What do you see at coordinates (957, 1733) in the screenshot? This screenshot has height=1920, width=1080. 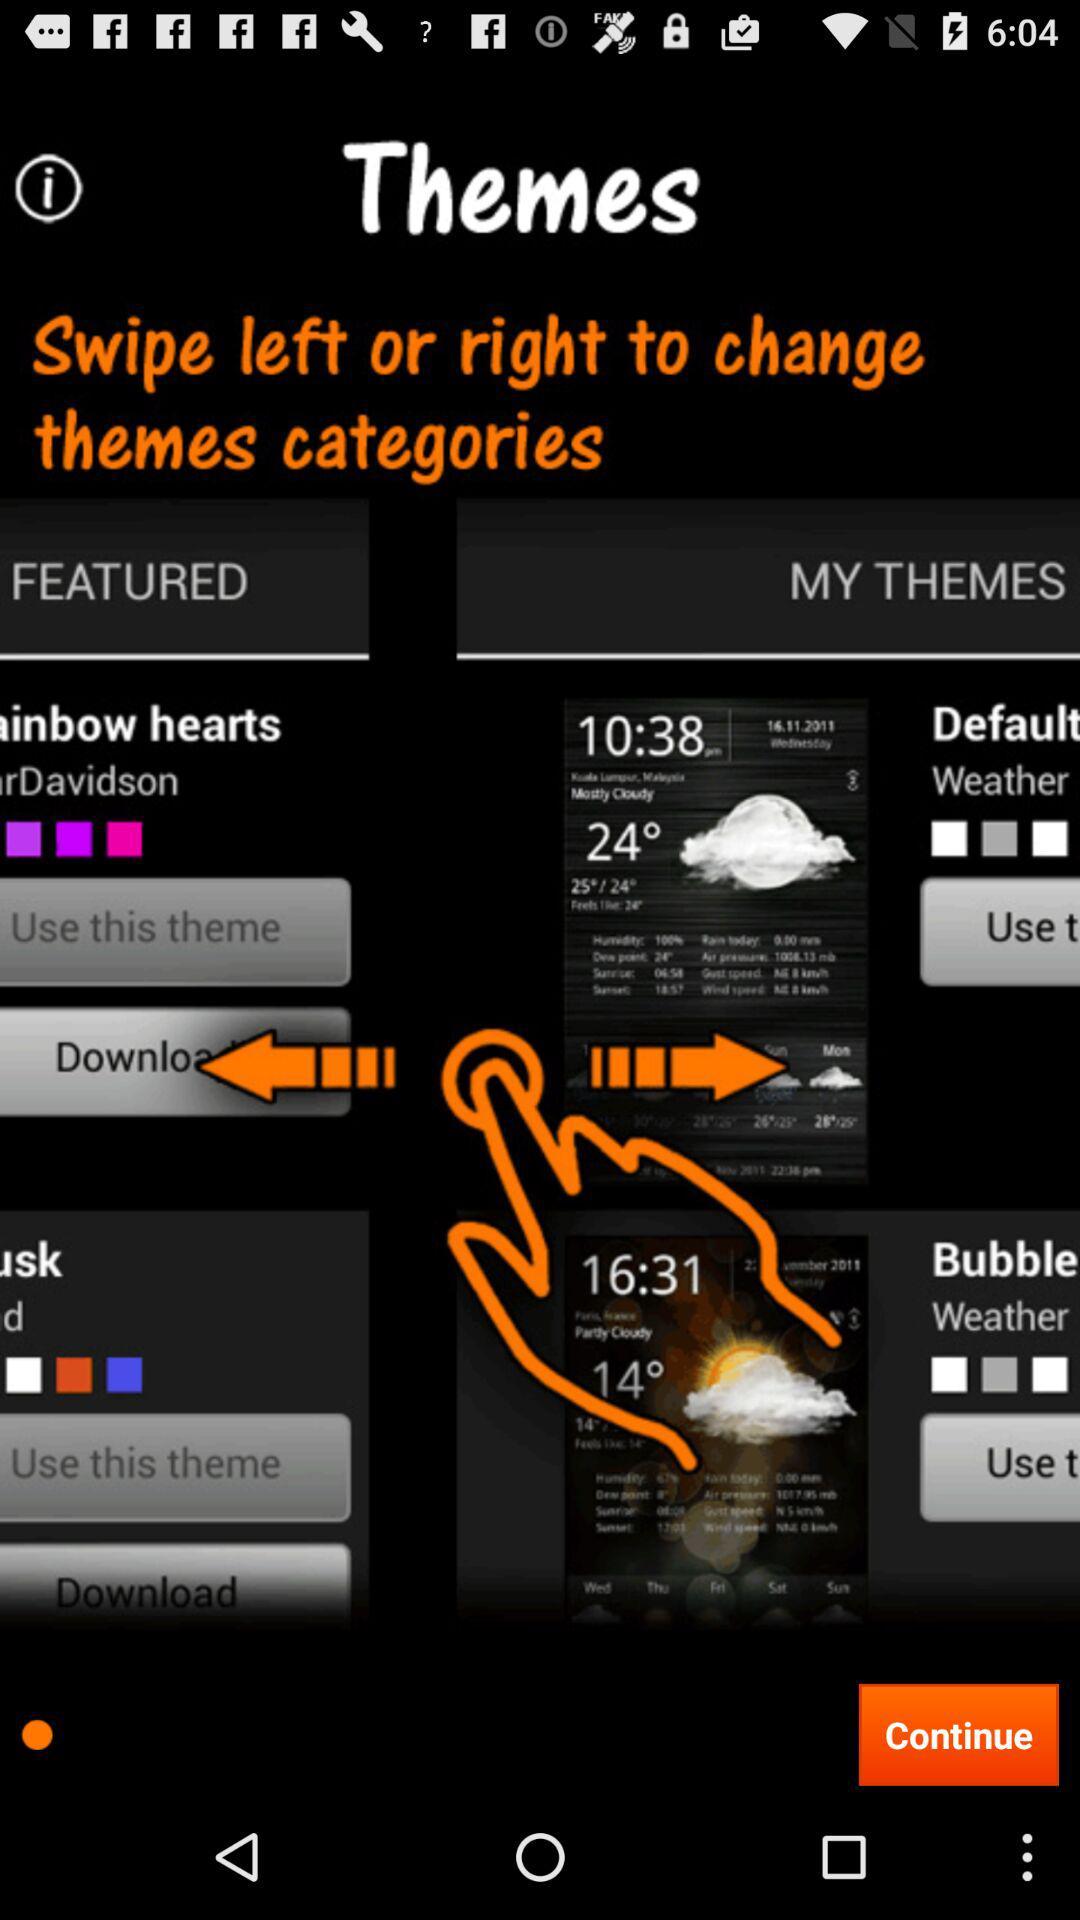 I see `the continue button` at bounding box center [957, 1733].